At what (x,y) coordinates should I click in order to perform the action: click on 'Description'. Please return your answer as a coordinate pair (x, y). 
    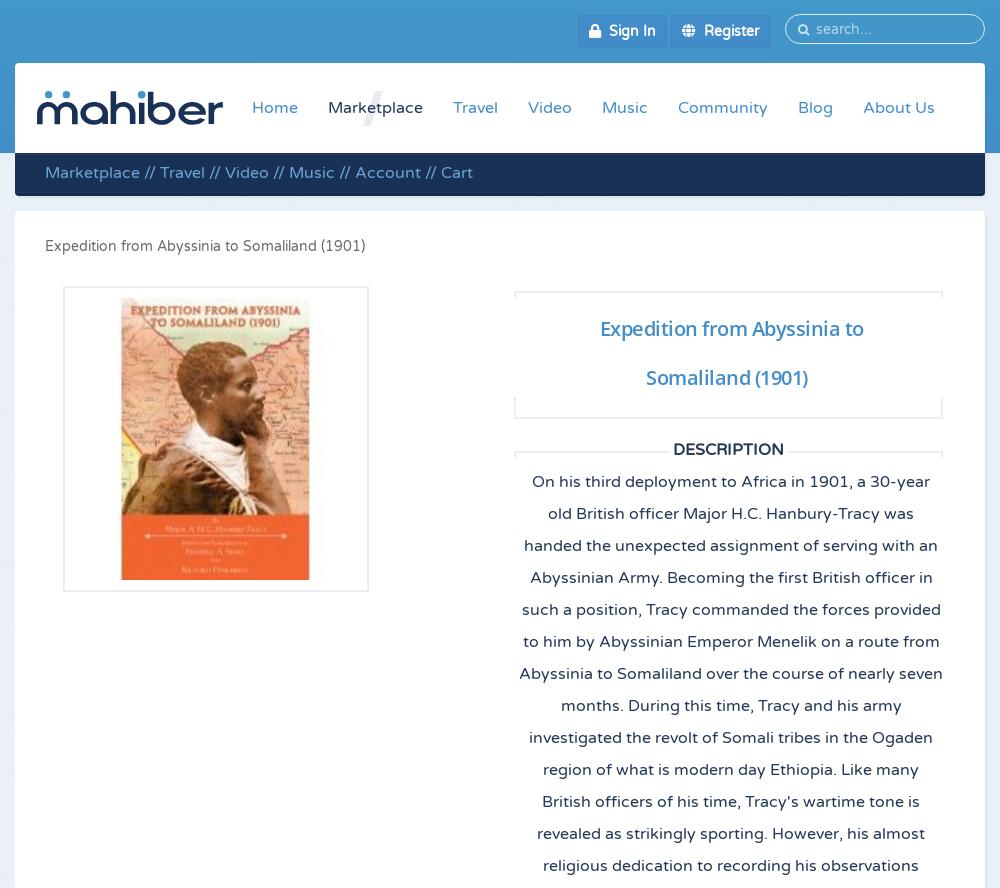
    Looking at the image, I should click on (726, 448).